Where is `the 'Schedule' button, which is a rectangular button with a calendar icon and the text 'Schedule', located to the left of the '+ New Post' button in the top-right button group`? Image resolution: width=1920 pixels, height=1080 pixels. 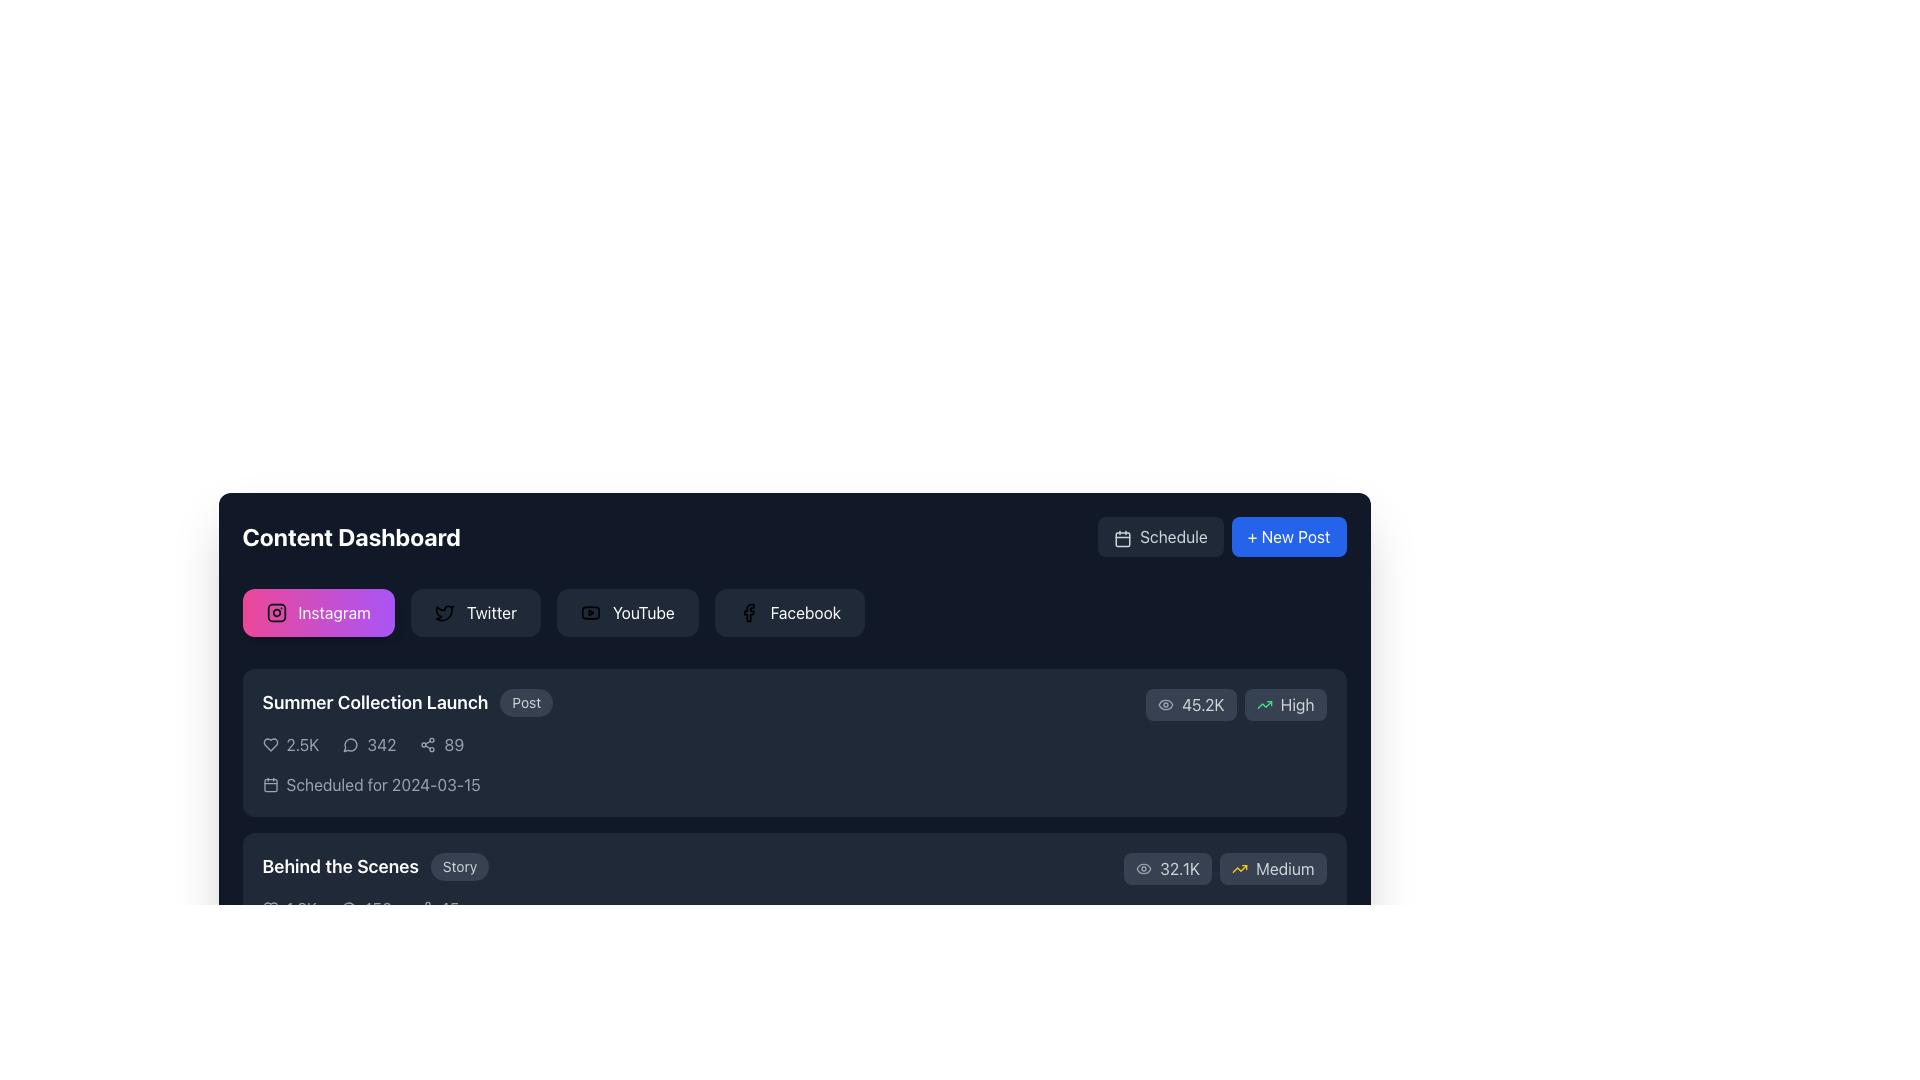 the 'Schedule' button, which is a rectangular button with a calendar icon and the text 'Schedule', located to the left of the '+ New Post' button in the top-right button group is located at coordinates (1160, 535).